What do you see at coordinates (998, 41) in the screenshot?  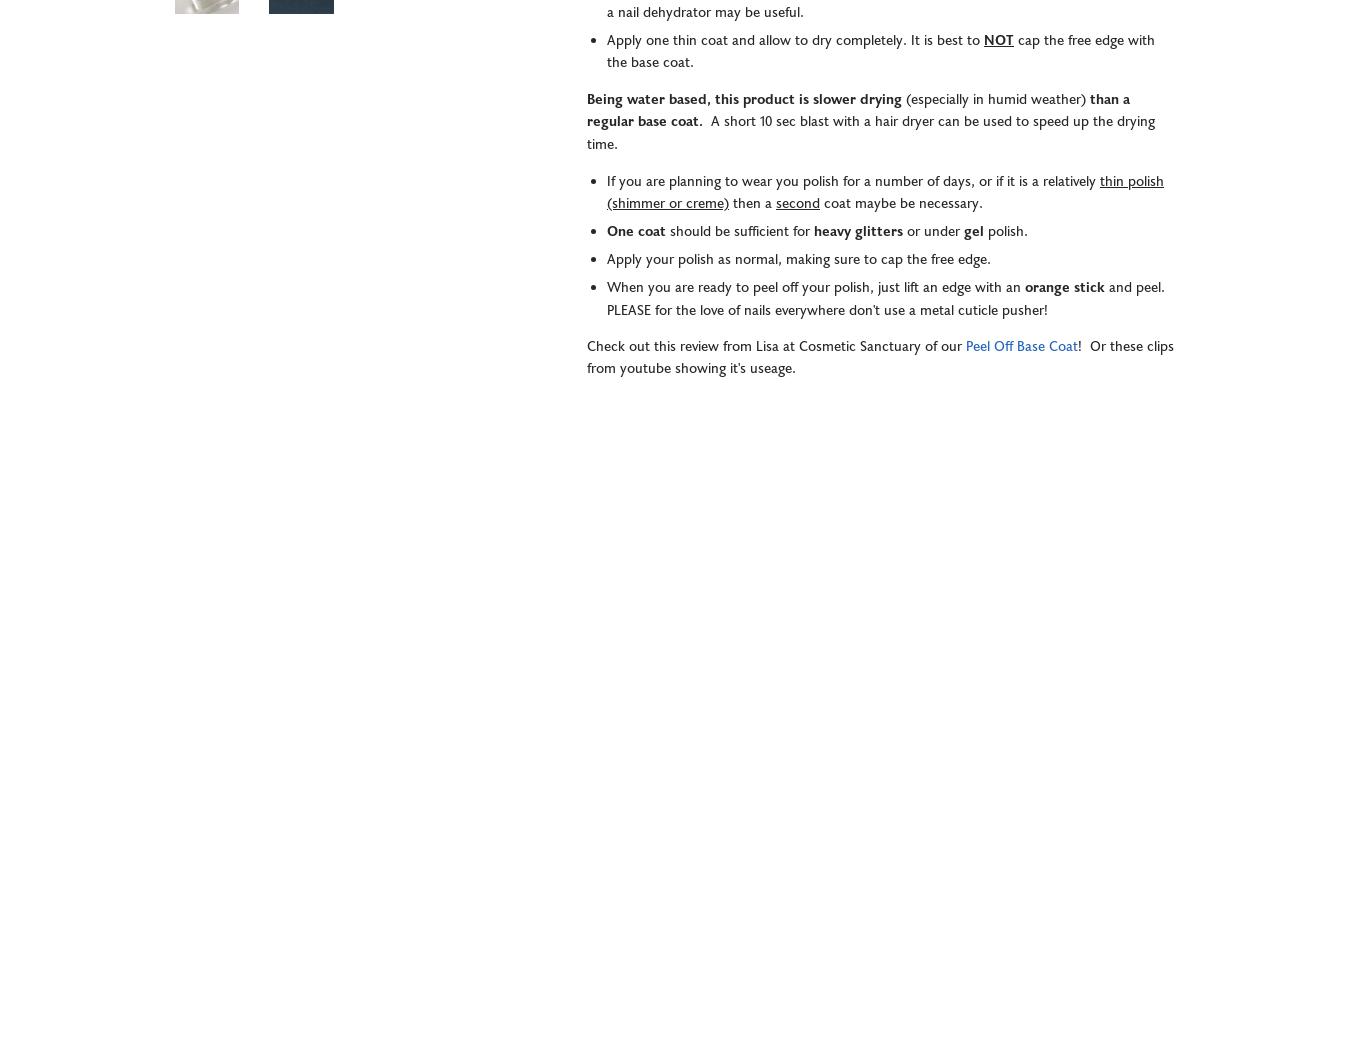 I see `'NOT'` at bounding box center [998, 41].